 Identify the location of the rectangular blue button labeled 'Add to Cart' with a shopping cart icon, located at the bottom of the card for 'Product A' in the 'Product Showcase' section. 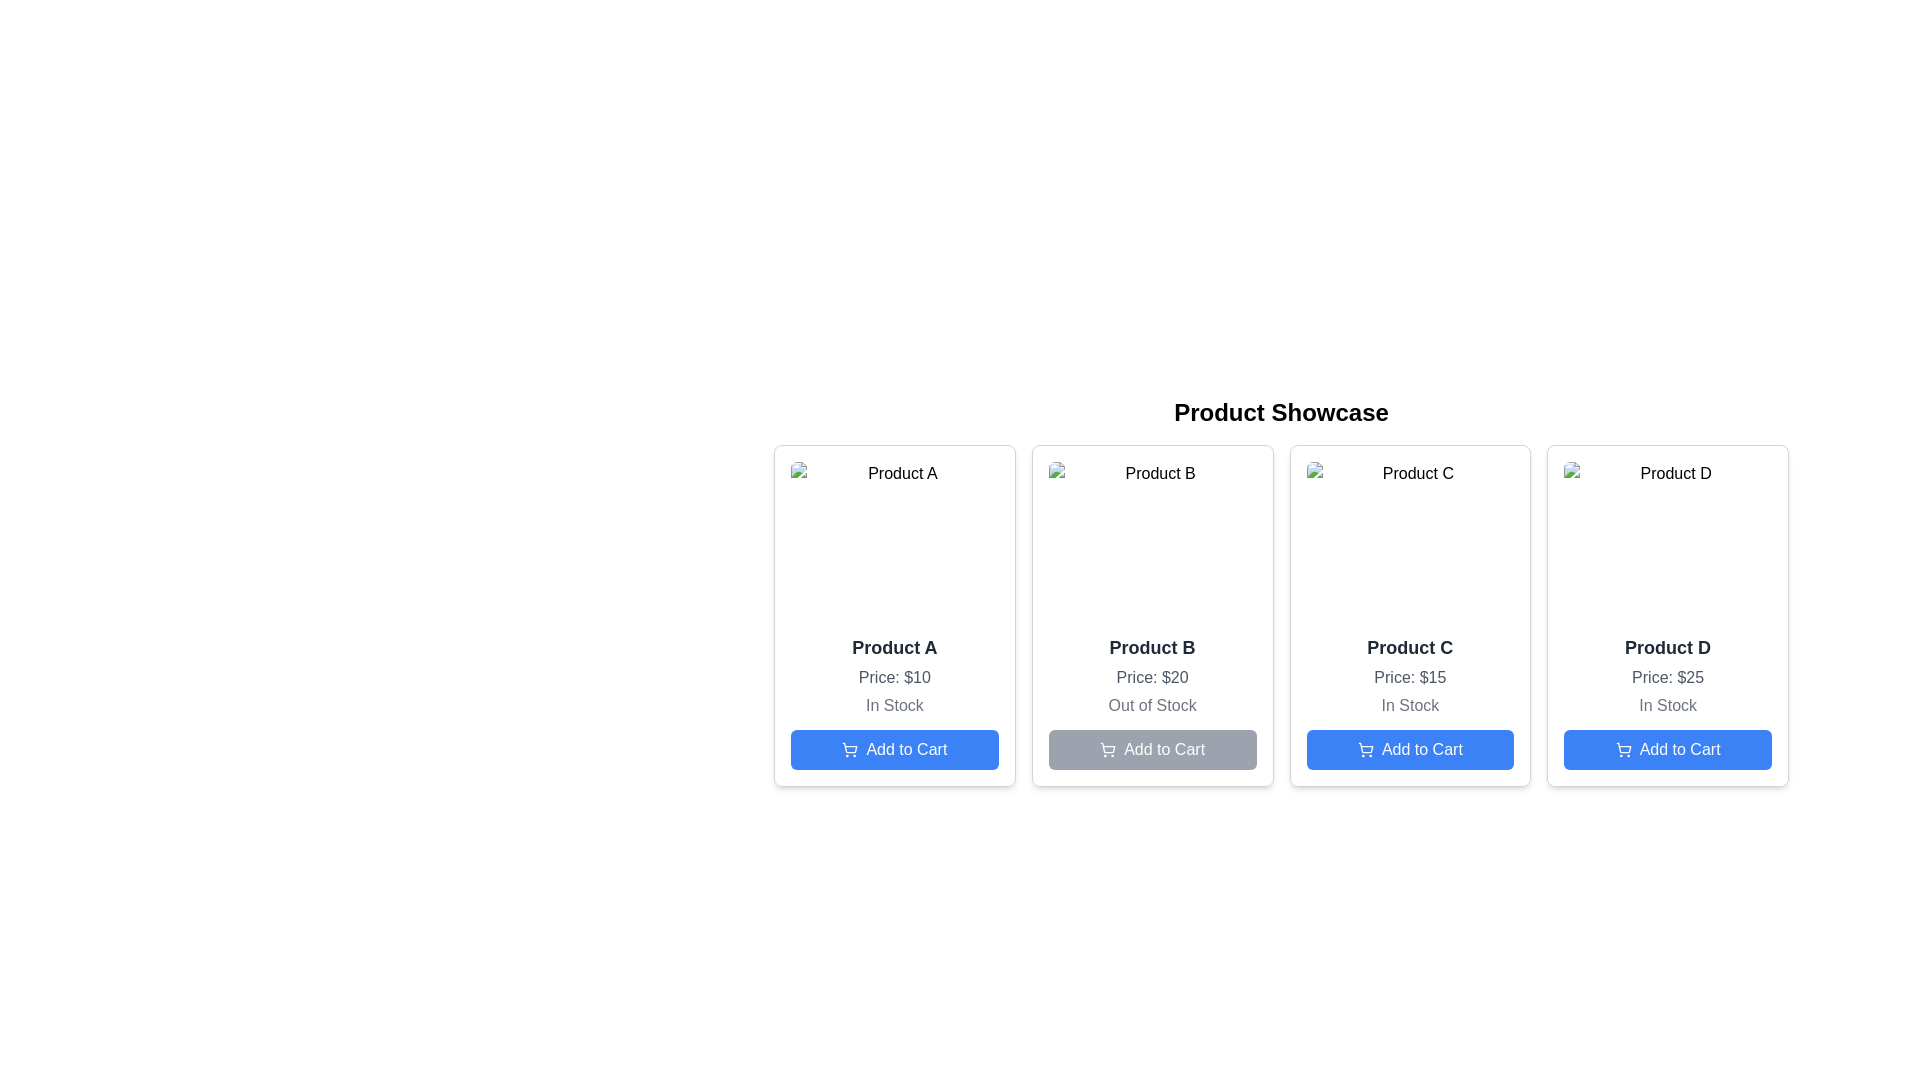
(893, 749).